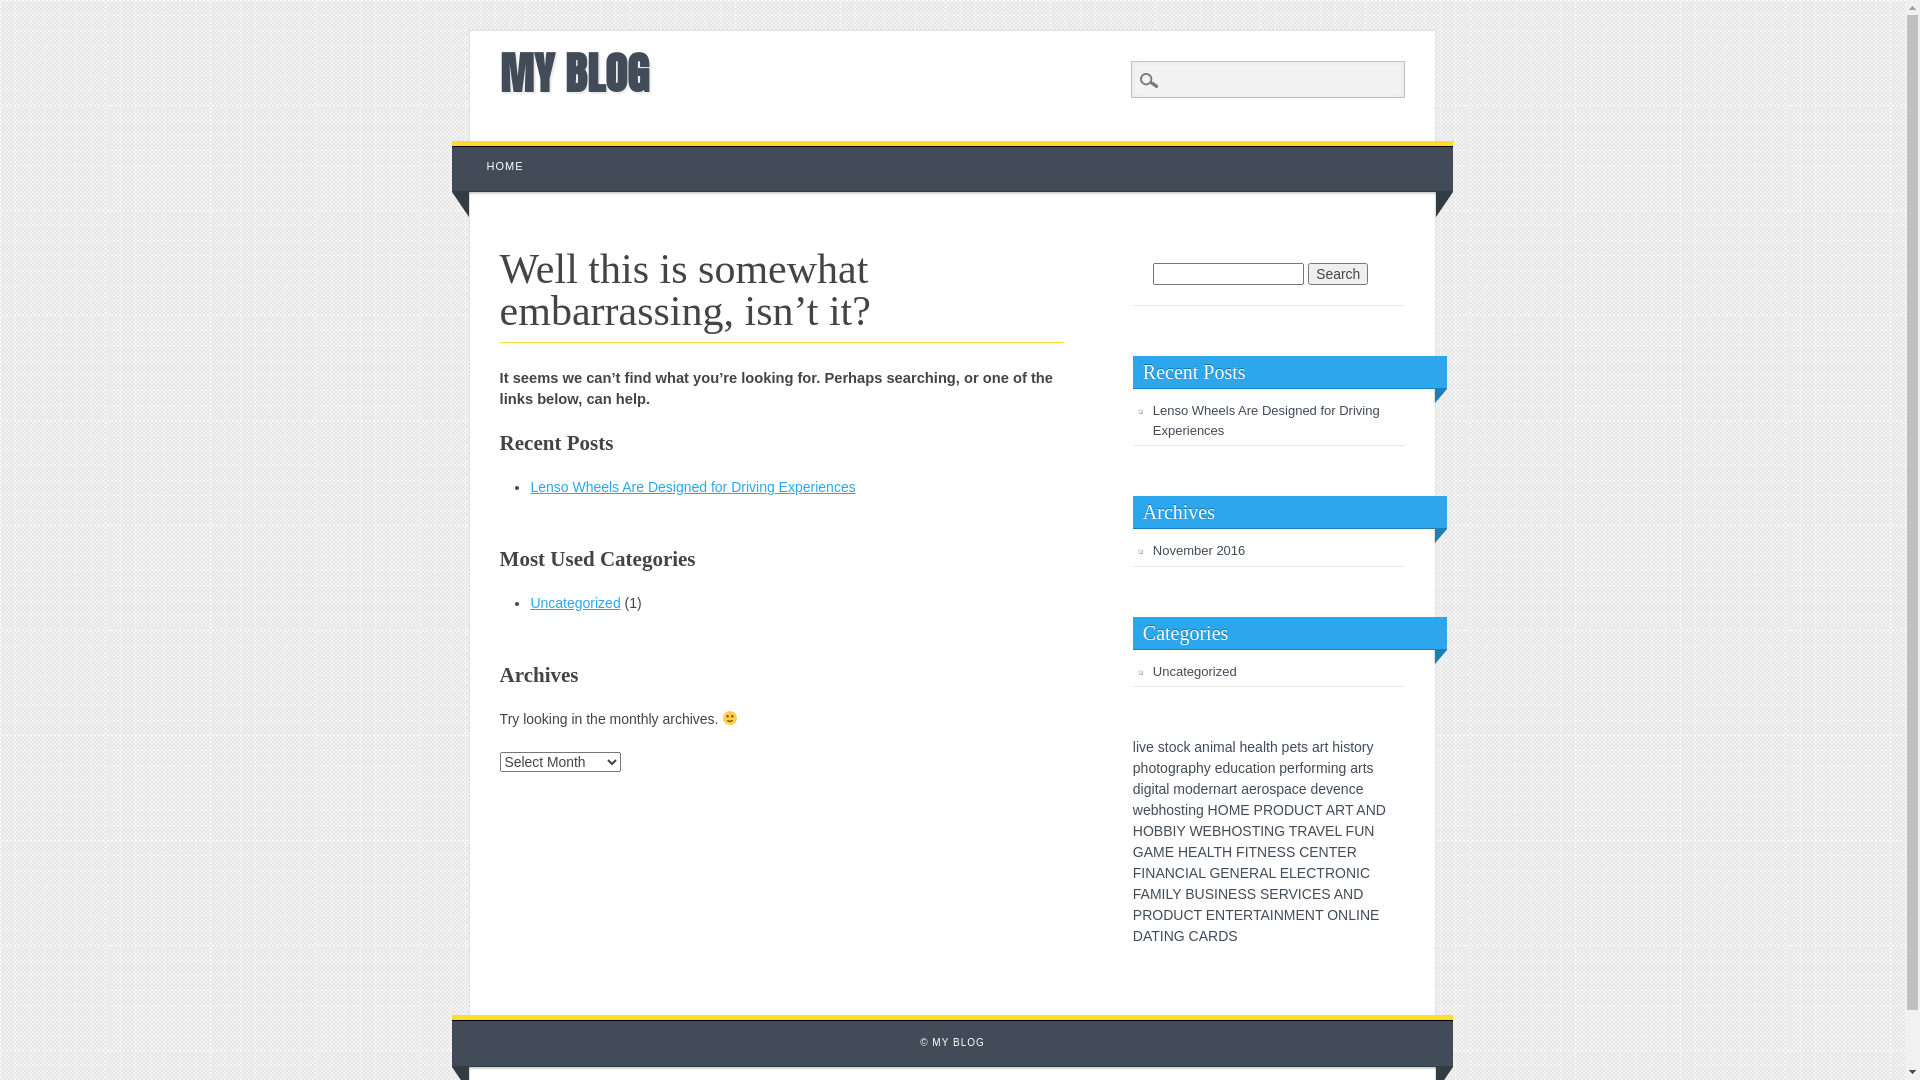 This screenshot has width=1920, height=1080. Describe the element at coordinates (1150, 747) in the screenshot. I see `'e'` at that location.